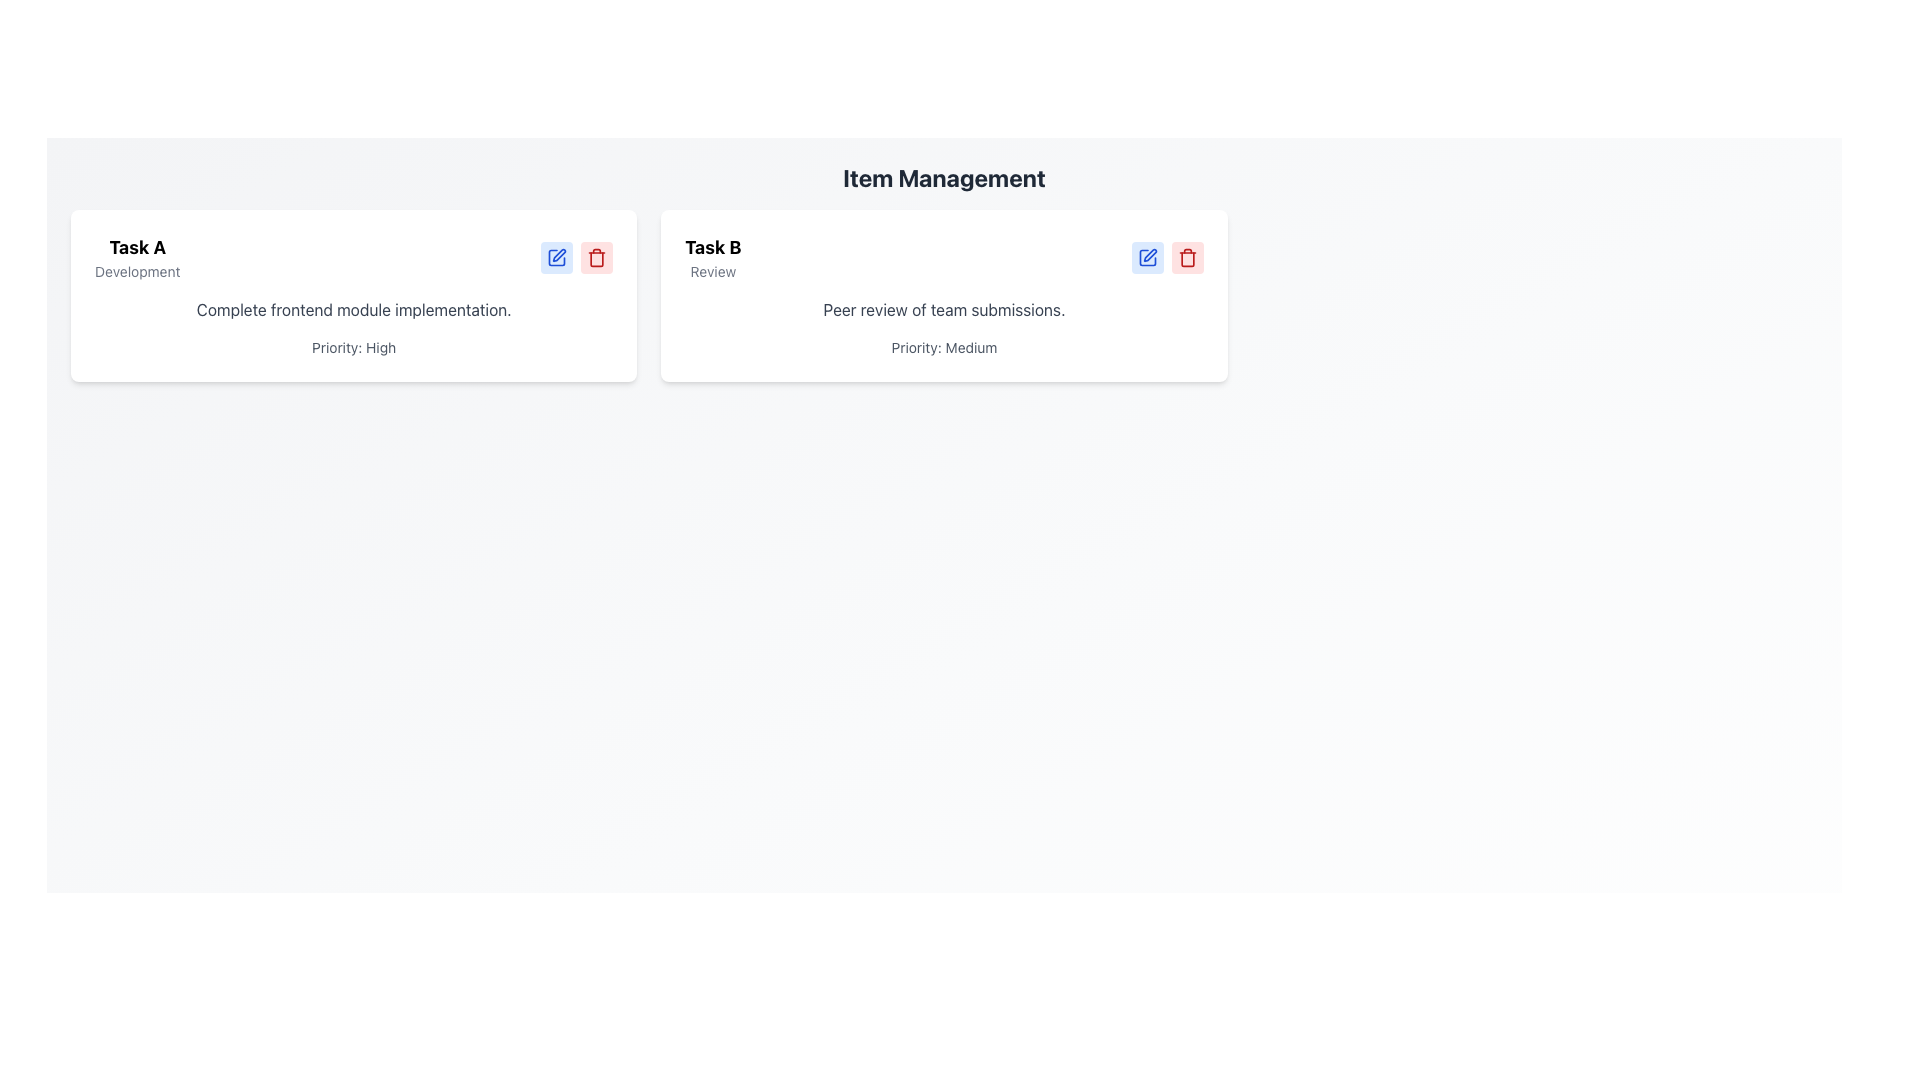 The height and width of the screenshot is (1080, 1920). Describe the element at coordinates (596, 258) in the screenshot. I see `the trash can icon, which is a minimalistic line art style icon located at the top-right corner of the 'Task B' card` at that location.